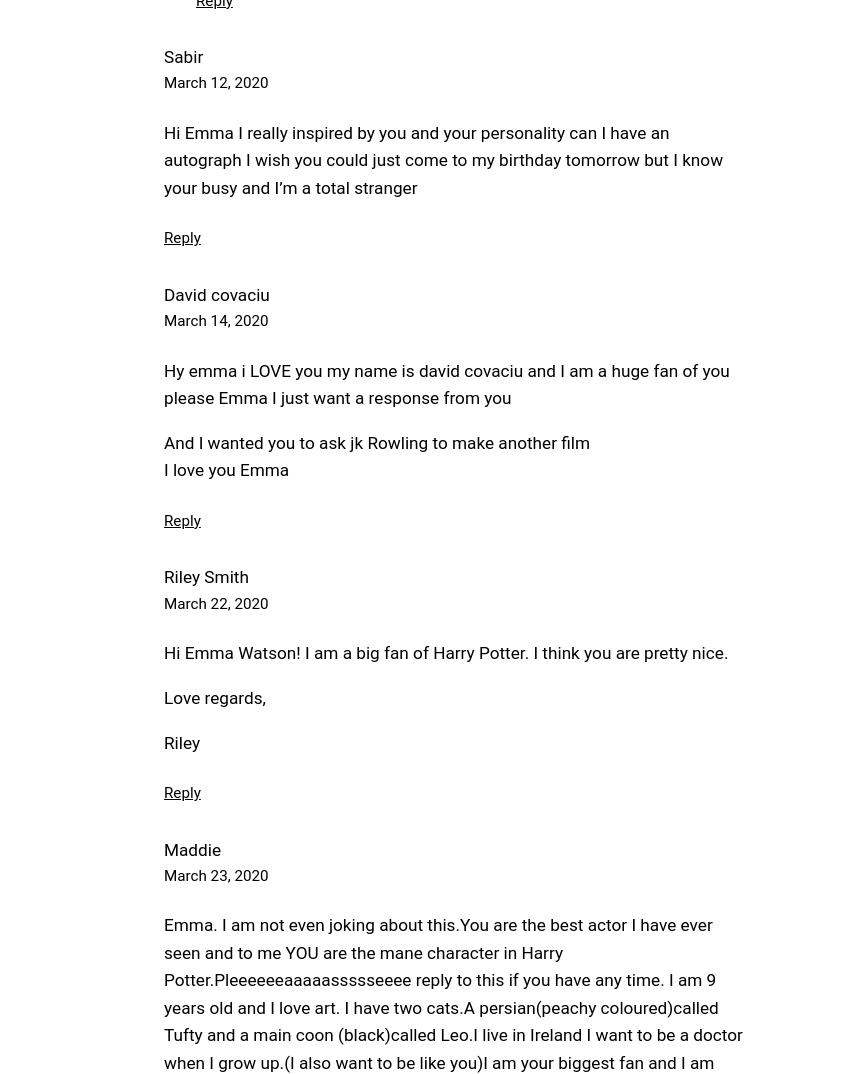 The width and height of the screenshot is (850, 1074). Describe the element at coordinates (445, 383) in the screenshot. I see `'Hy emma i LOVE you my name is david covaciu and I am a huge fan of you please Emma I just want a response from you'` at that location.